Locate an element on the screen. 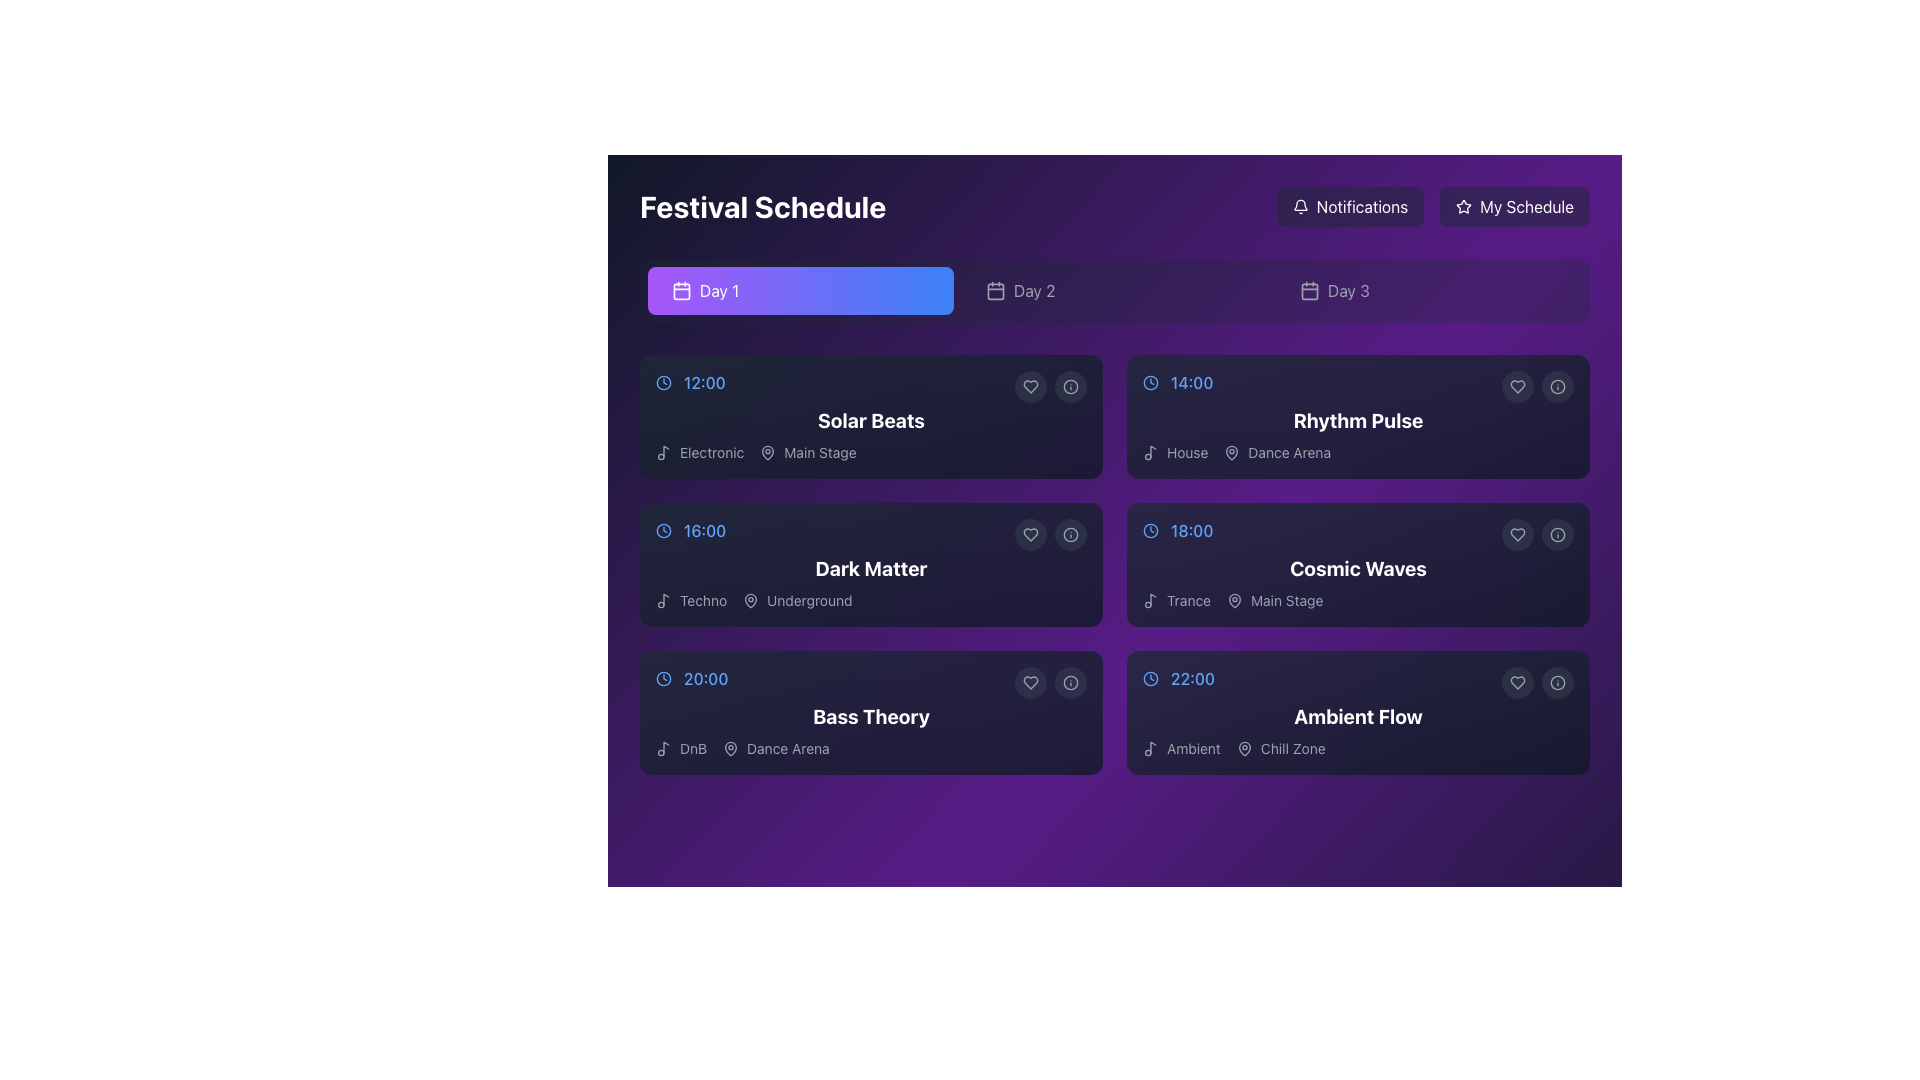 The height and width of the screenshot is (1080, 1920). the pin-shaped icon resembling a map pin, which is located near the text indicating 'Cosmic Waves' and 'Main Stage' in the event details section is located at coordinates (1233, 600).